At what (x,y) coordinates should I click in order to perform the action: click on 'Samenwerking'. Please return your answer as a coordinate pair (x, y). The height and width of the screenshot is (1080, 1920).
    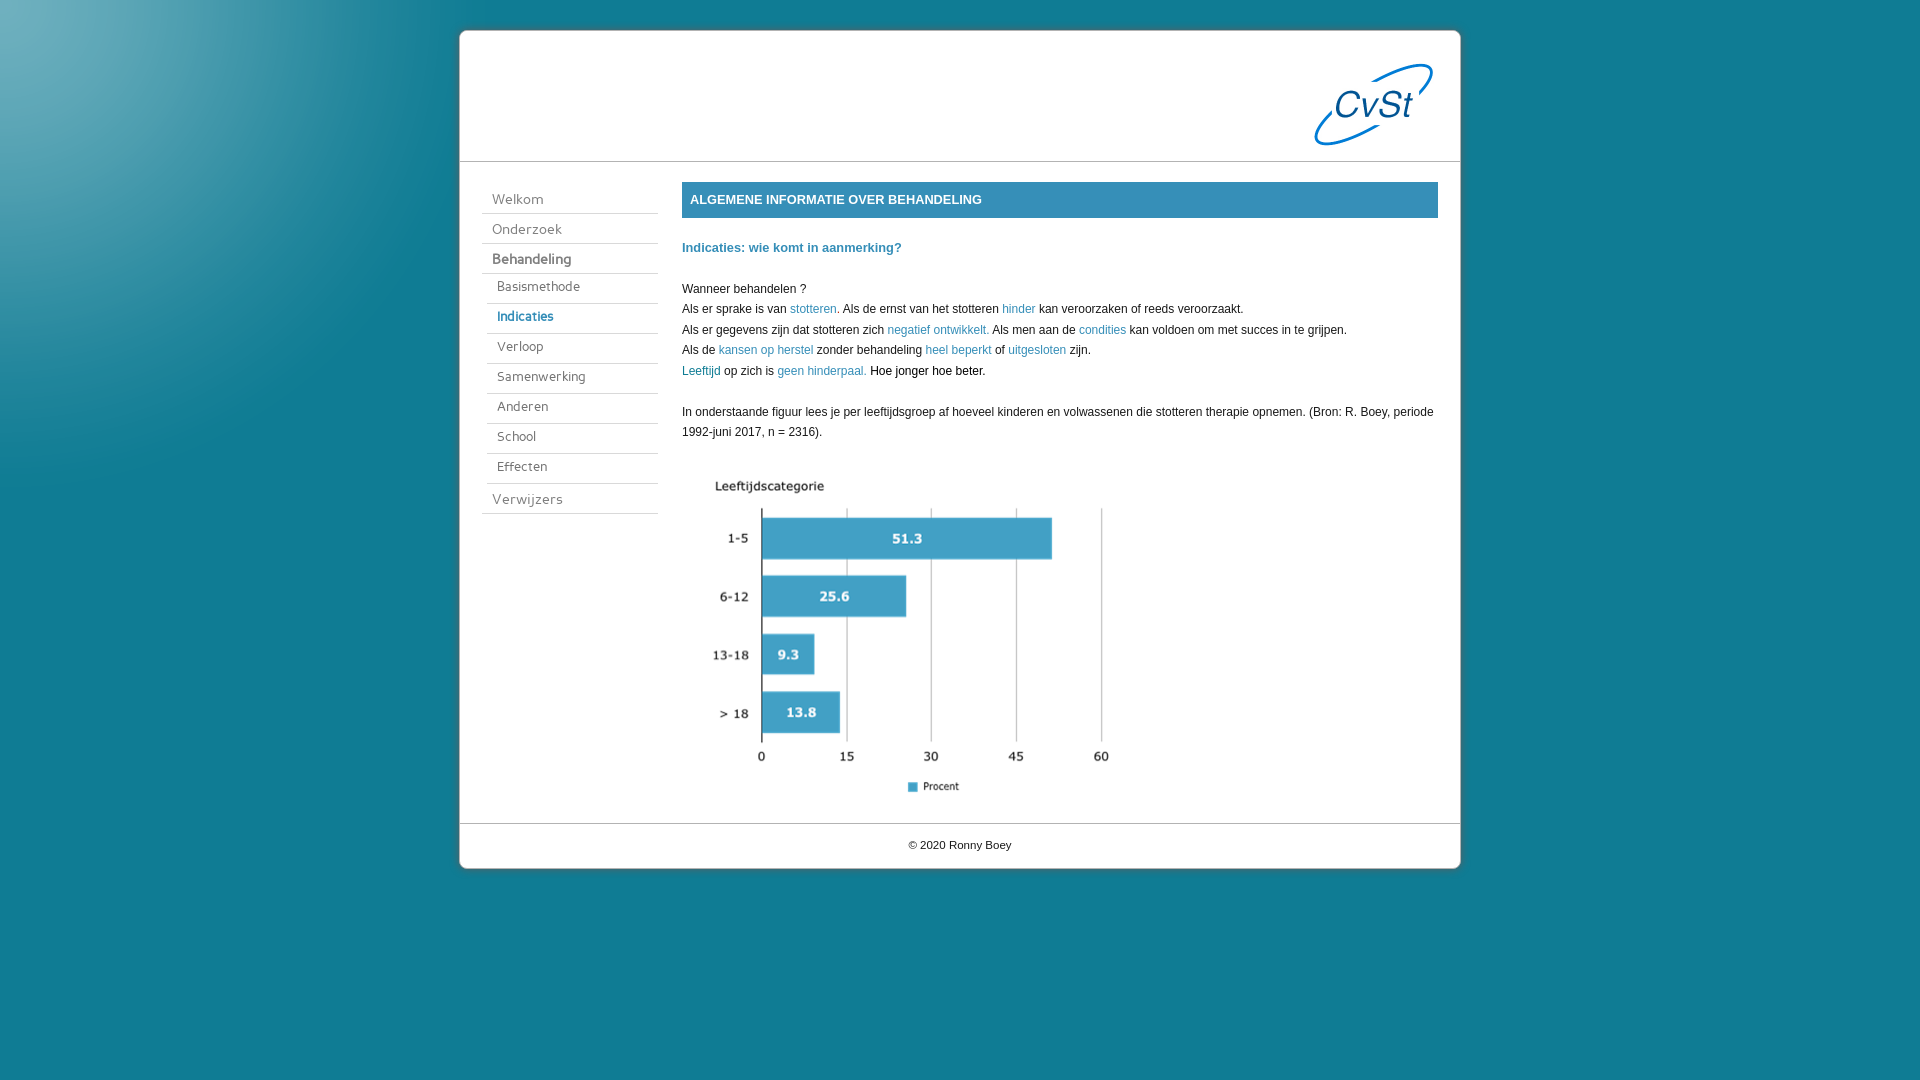
    Looking at the image, I should click on (486, 378).